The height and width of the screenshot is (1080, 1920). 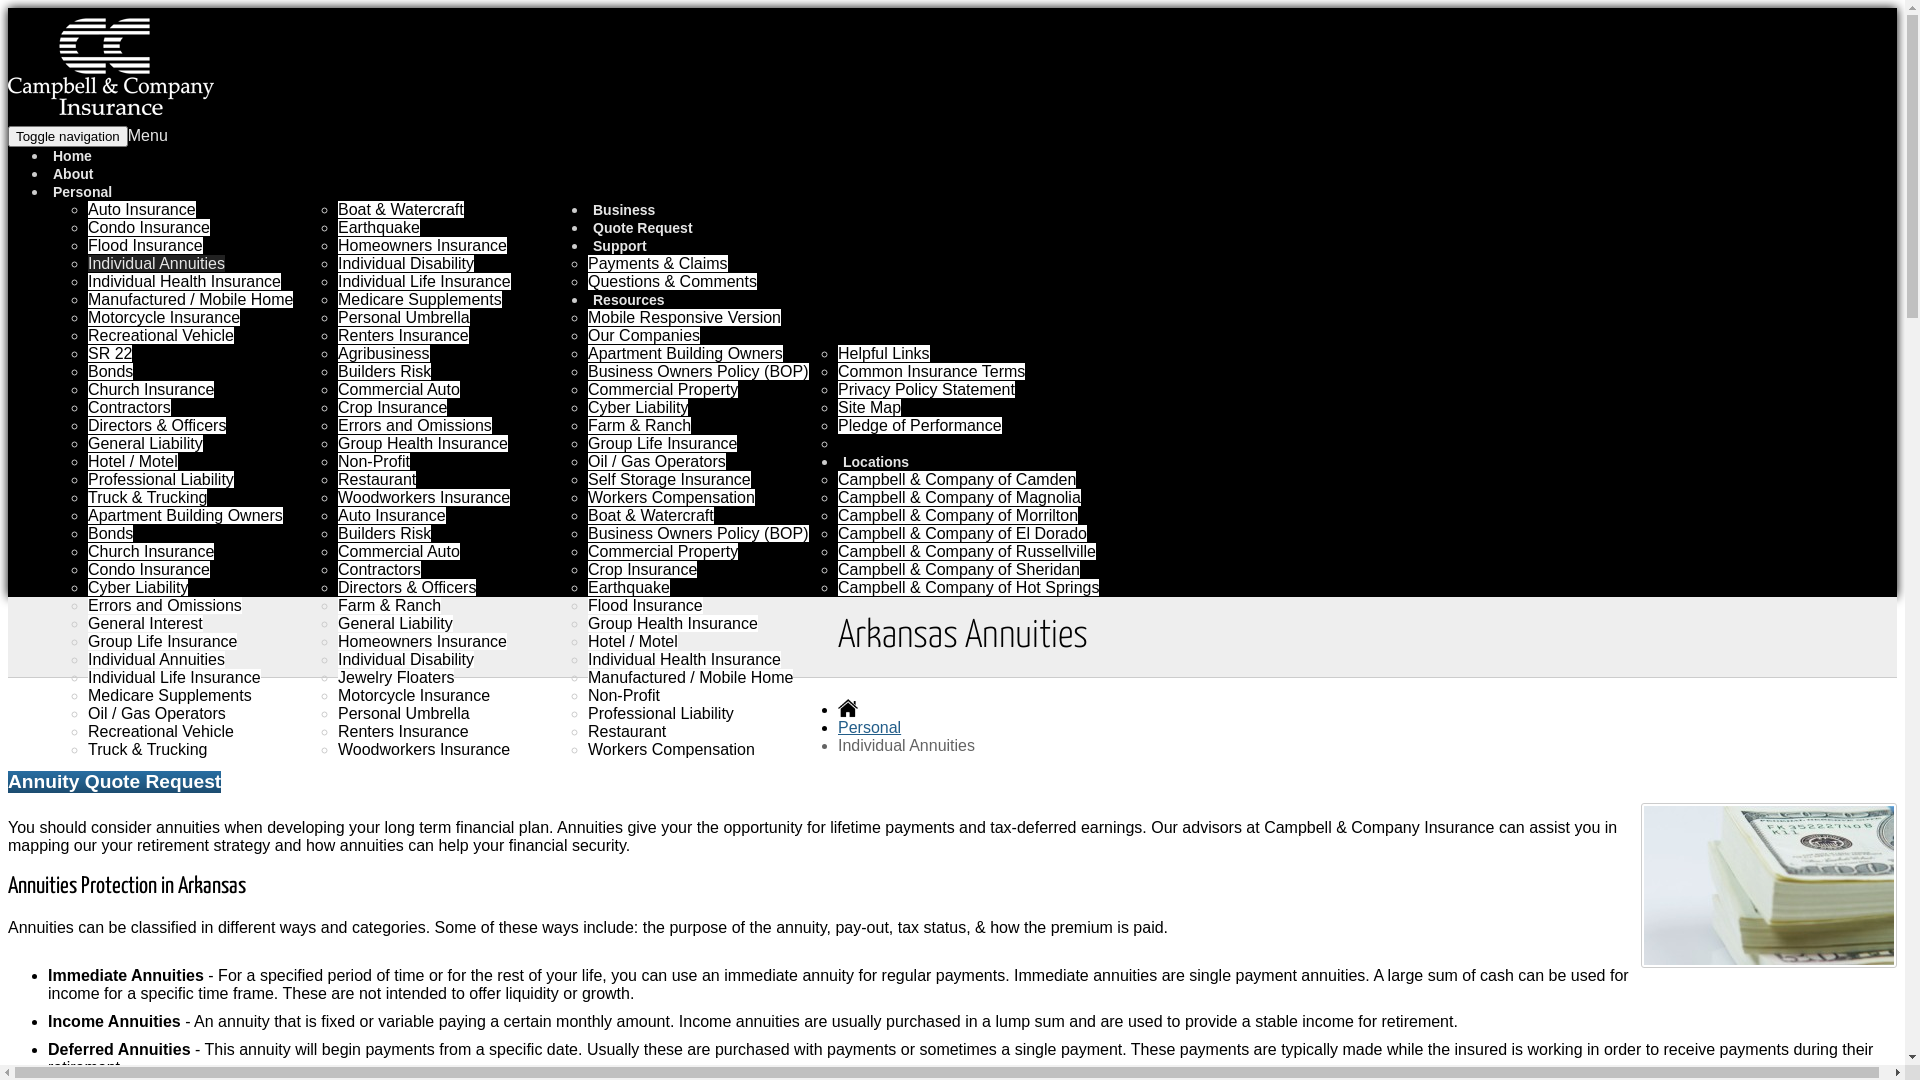 What do you see at coordinates (413, 424) in the screenshot?
I see `'Errors and Omissions'` at bounding box center [413, 424].